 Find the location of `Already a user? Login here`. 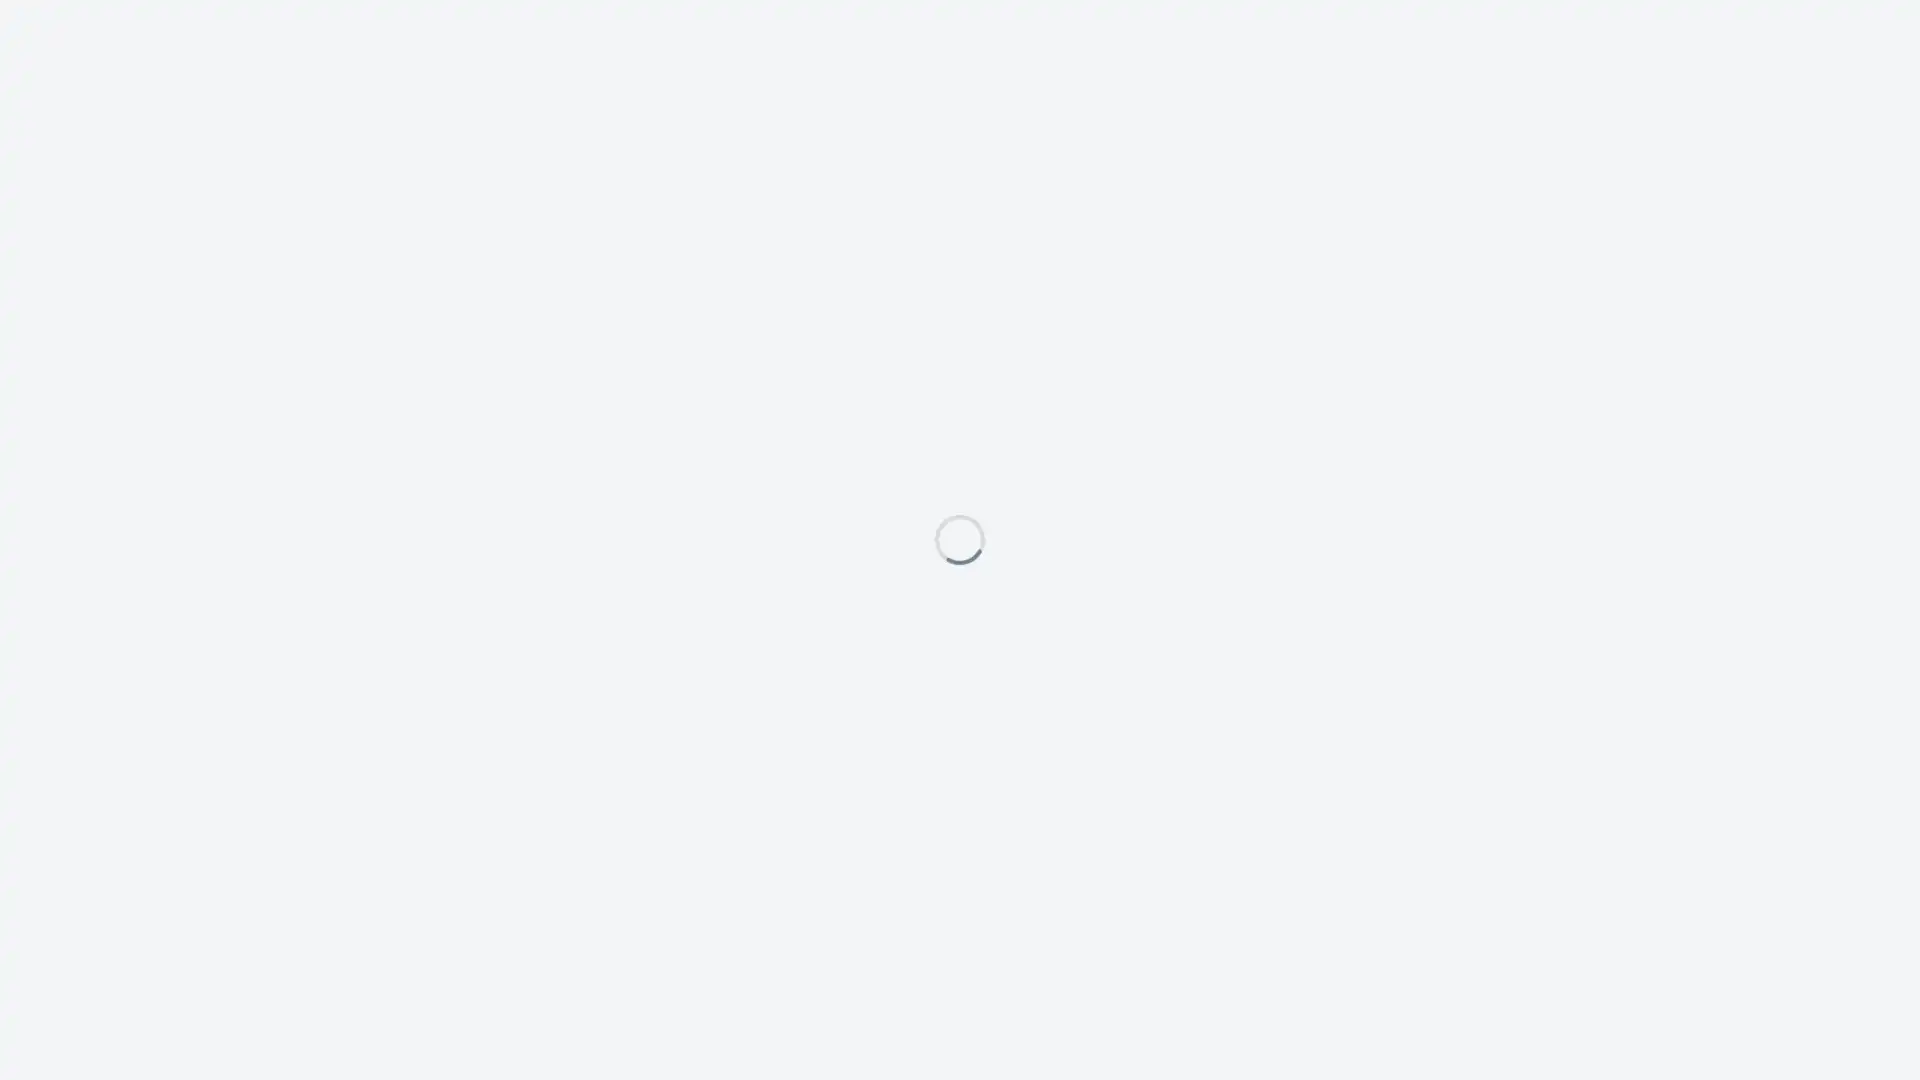

Already a user? Login here is located at coordinates (823, 638).